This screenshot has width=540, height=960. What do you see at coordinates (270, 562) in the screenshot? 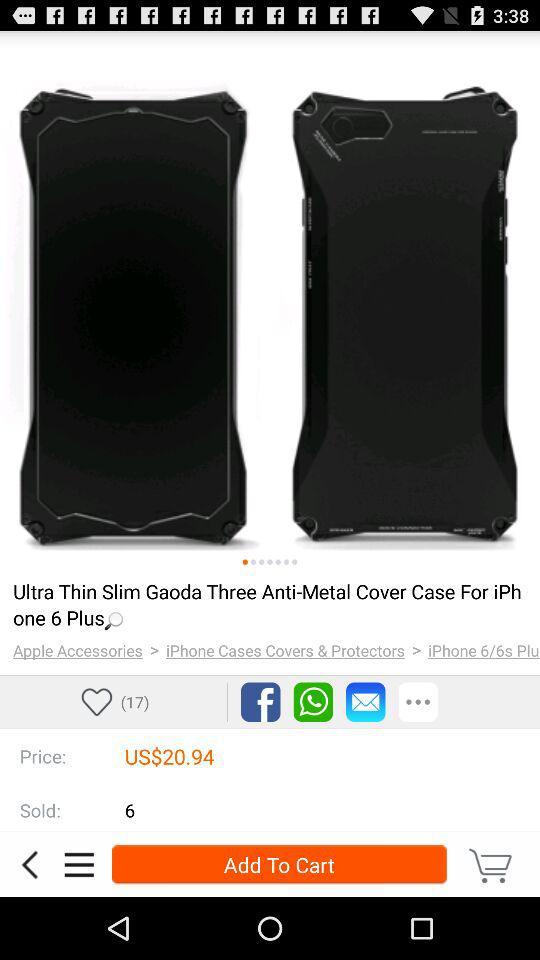
I see `the item above the loading...` at bounding box center [270, 562].